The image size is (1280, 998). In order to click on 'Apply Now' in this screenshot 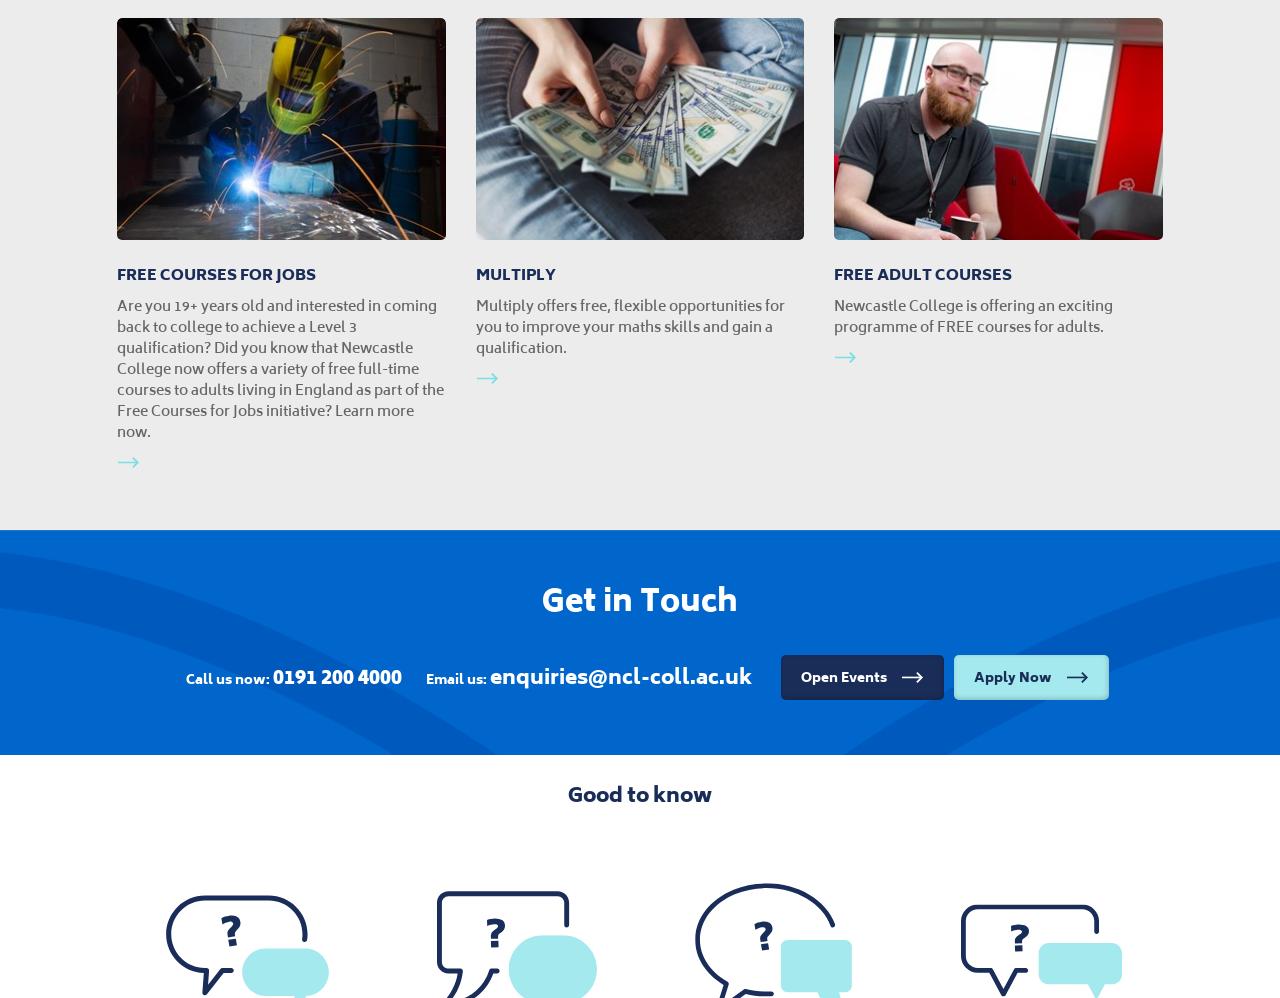, I will do `click(1012, 675)`.